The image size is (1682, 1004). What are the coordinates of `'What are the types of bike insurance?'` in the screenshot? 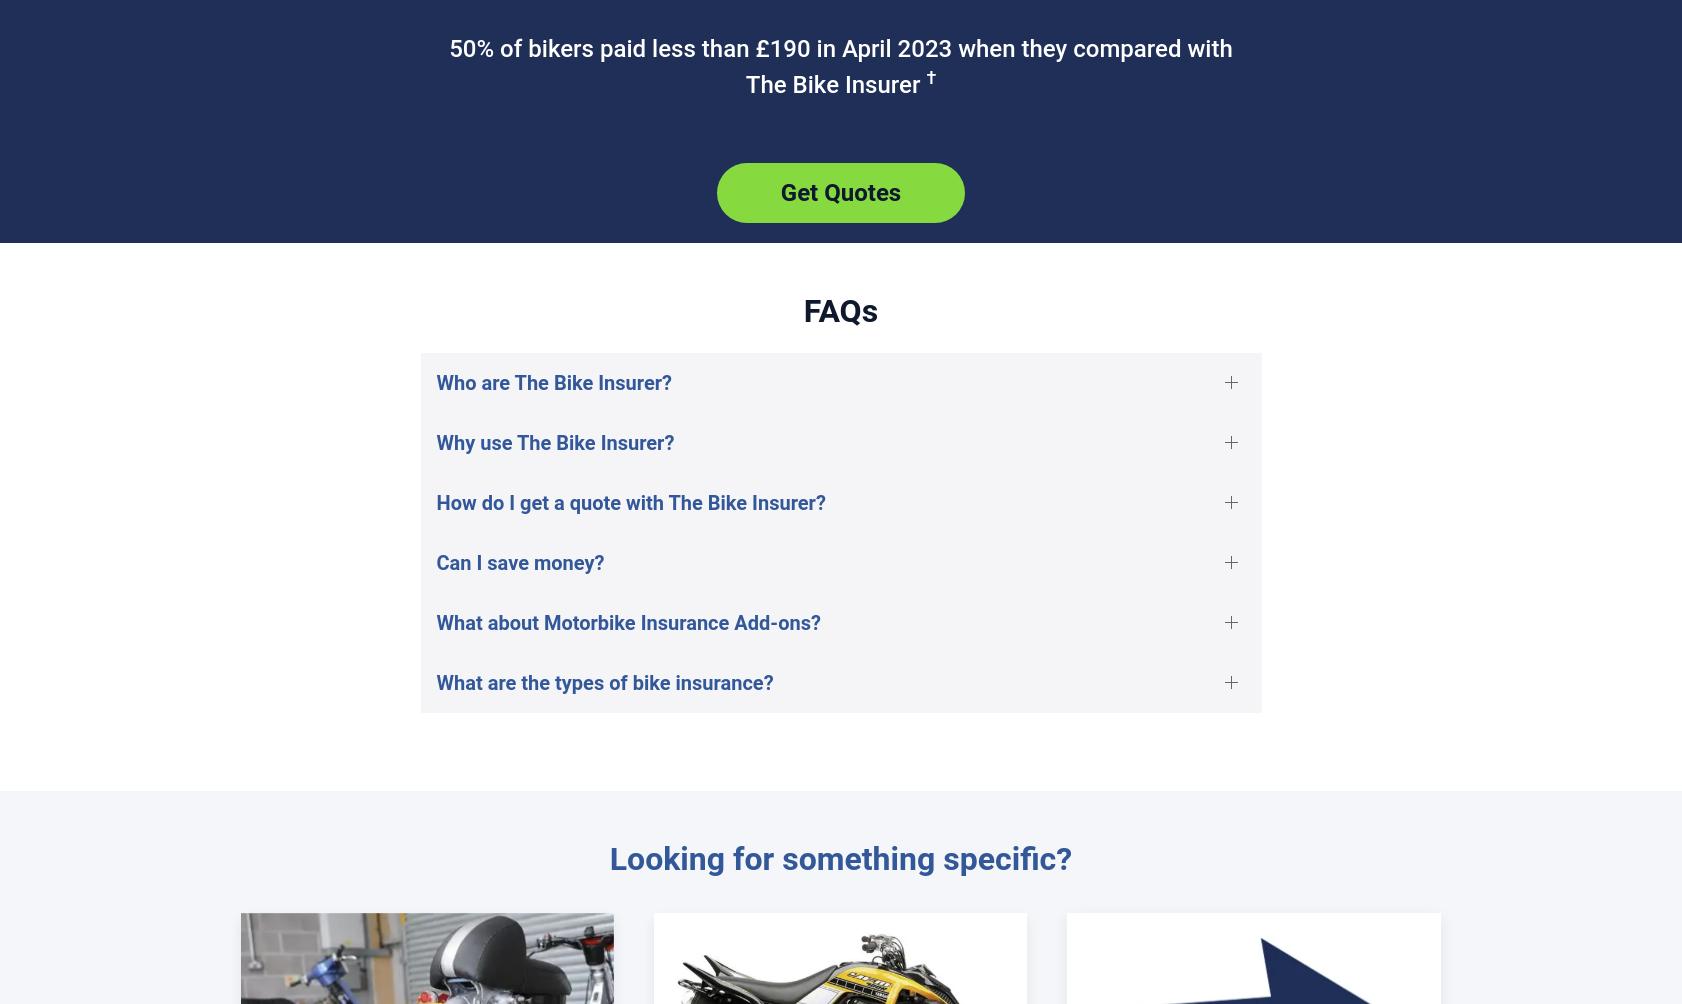 It's located at (604, 681).